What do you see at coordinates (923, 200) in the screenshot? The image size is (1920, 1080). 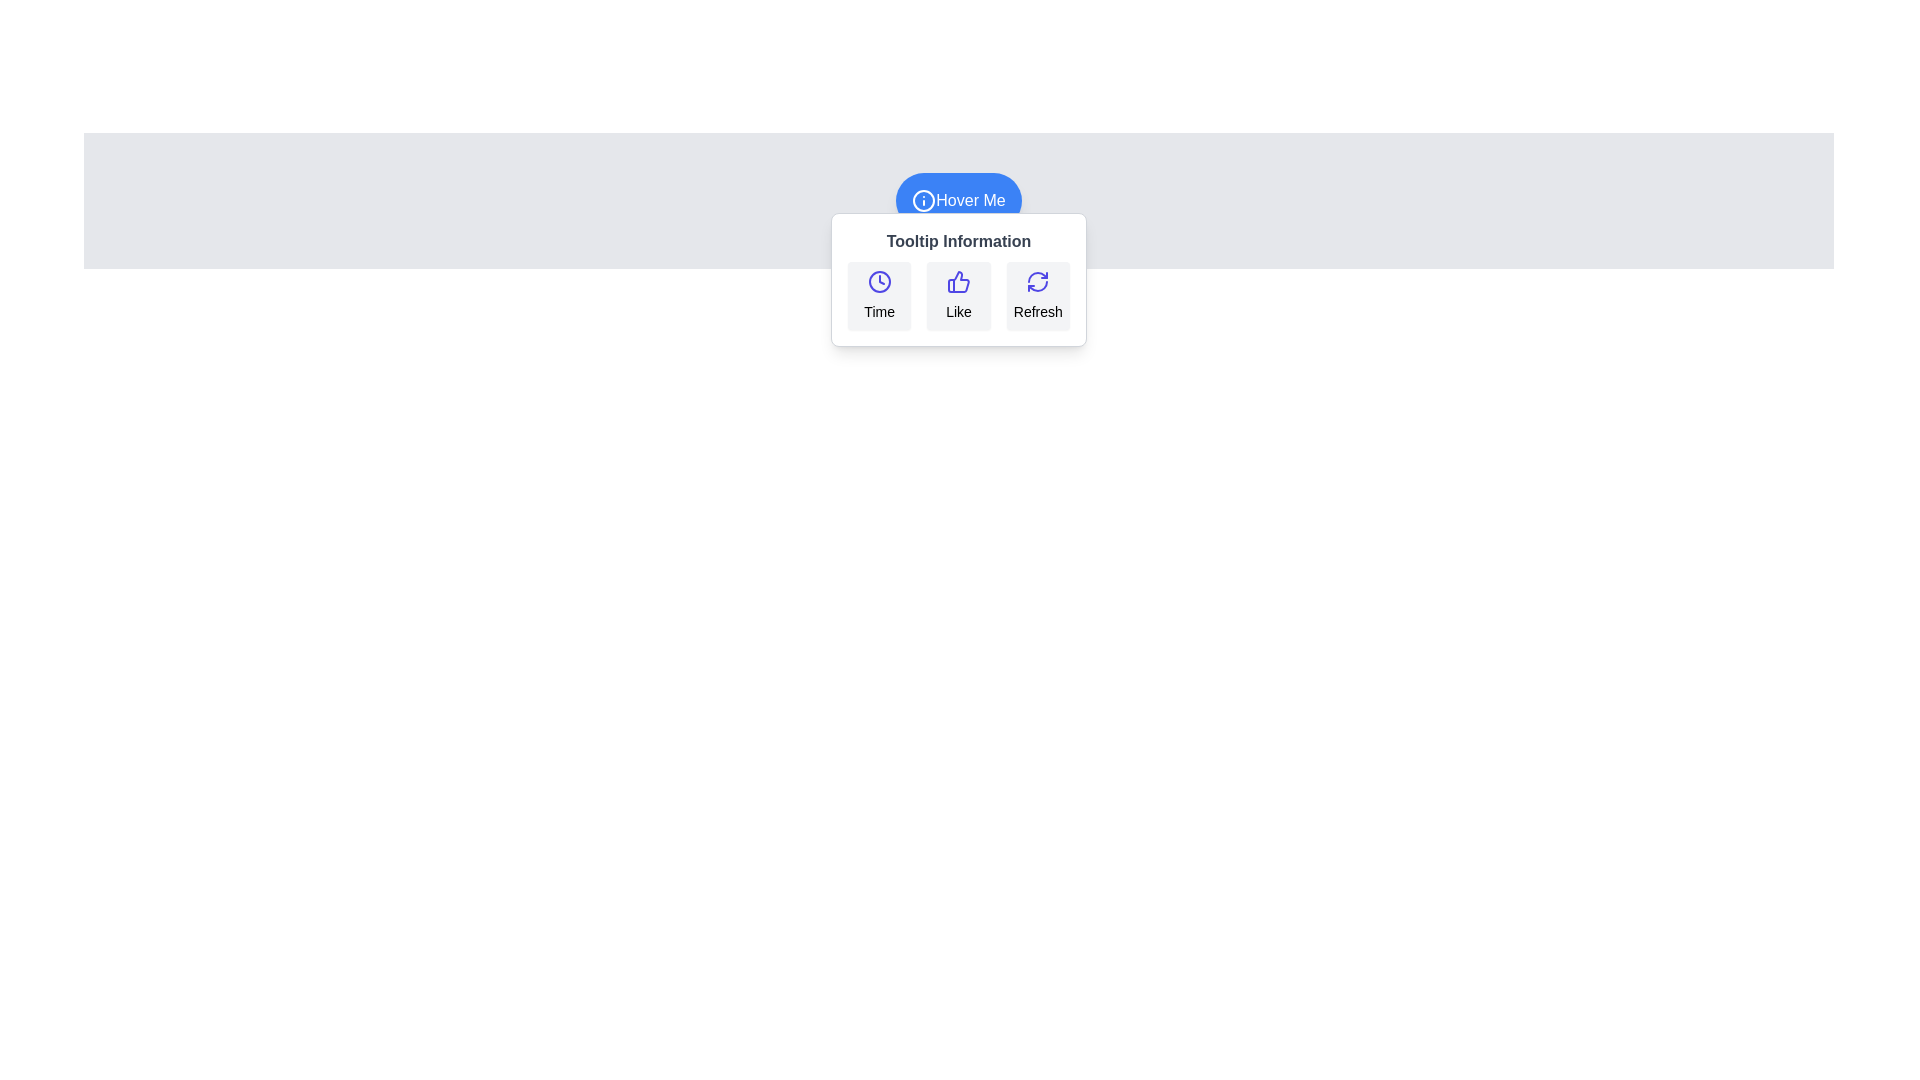 I see `the circular SVG graphical element with a blue border that is centered within the tooltip containing the text 'Hover Me'` at bounding box center [923, 200].